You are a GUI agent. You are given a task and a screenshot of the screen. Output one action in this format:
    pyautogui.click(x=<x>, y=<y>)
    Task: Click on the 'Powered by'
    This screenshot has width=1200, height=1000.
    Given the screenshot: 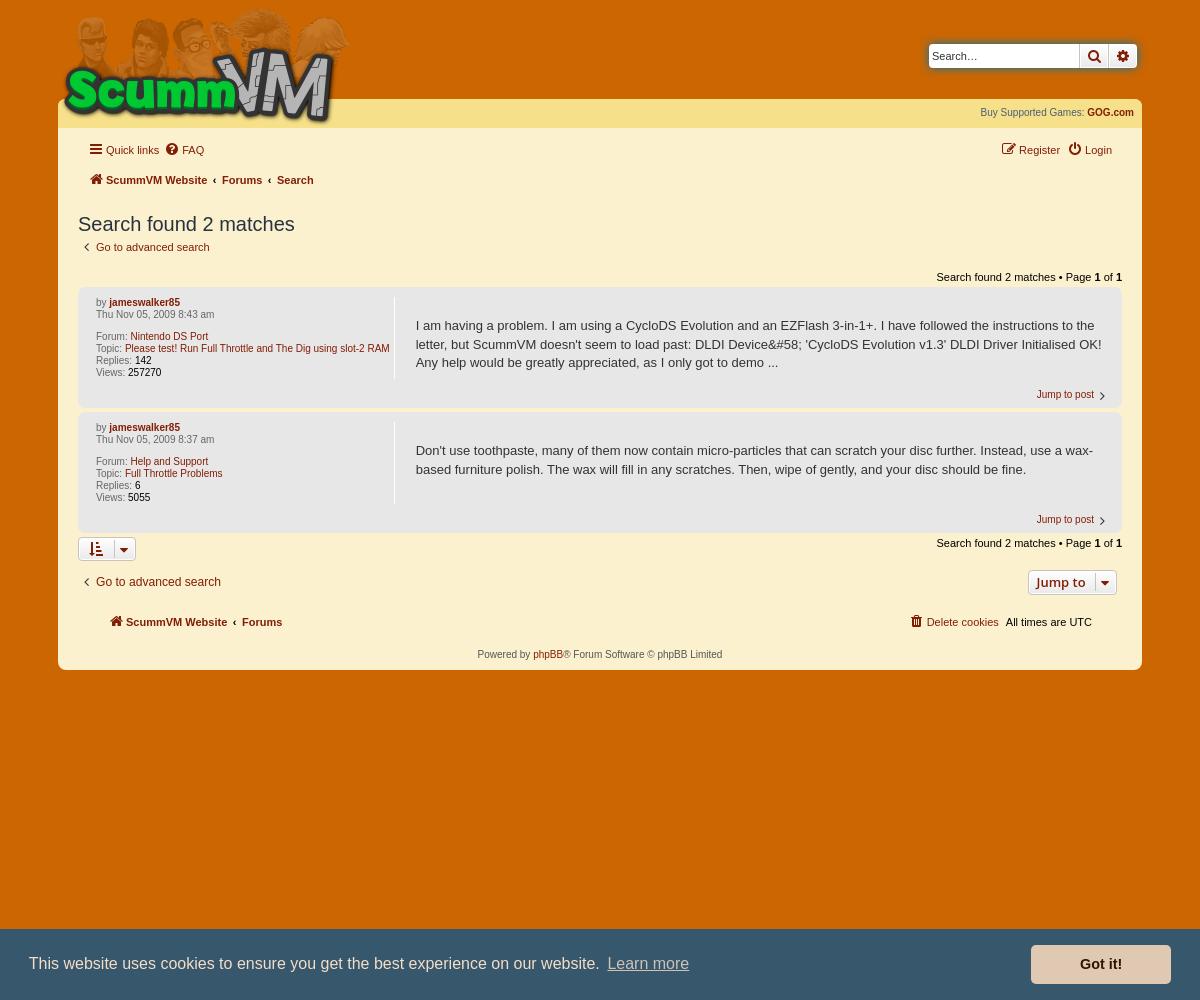 What is the action you would take?
    pyautogui.click(x=503, y=653)
    